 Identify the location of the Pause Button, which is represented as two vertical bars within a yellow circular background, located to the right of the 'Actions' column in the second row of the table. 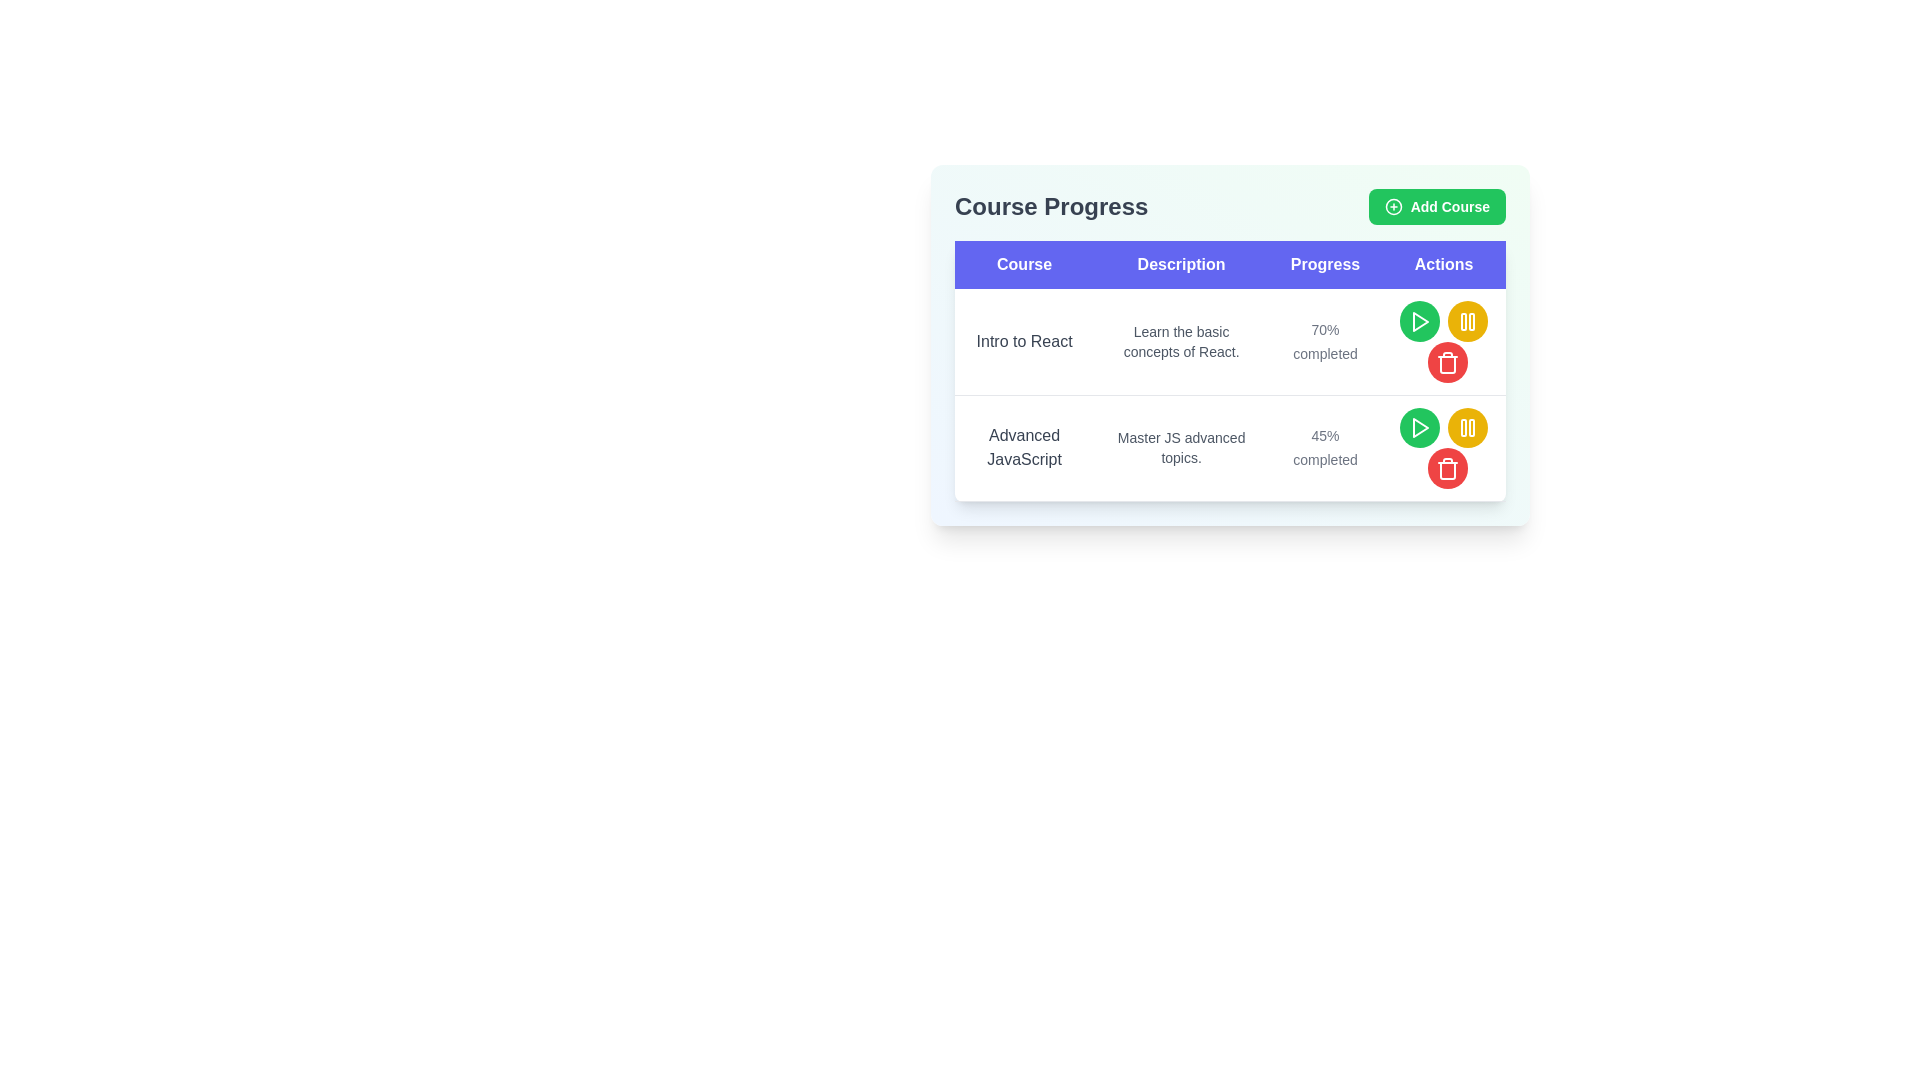
(1468, 320).